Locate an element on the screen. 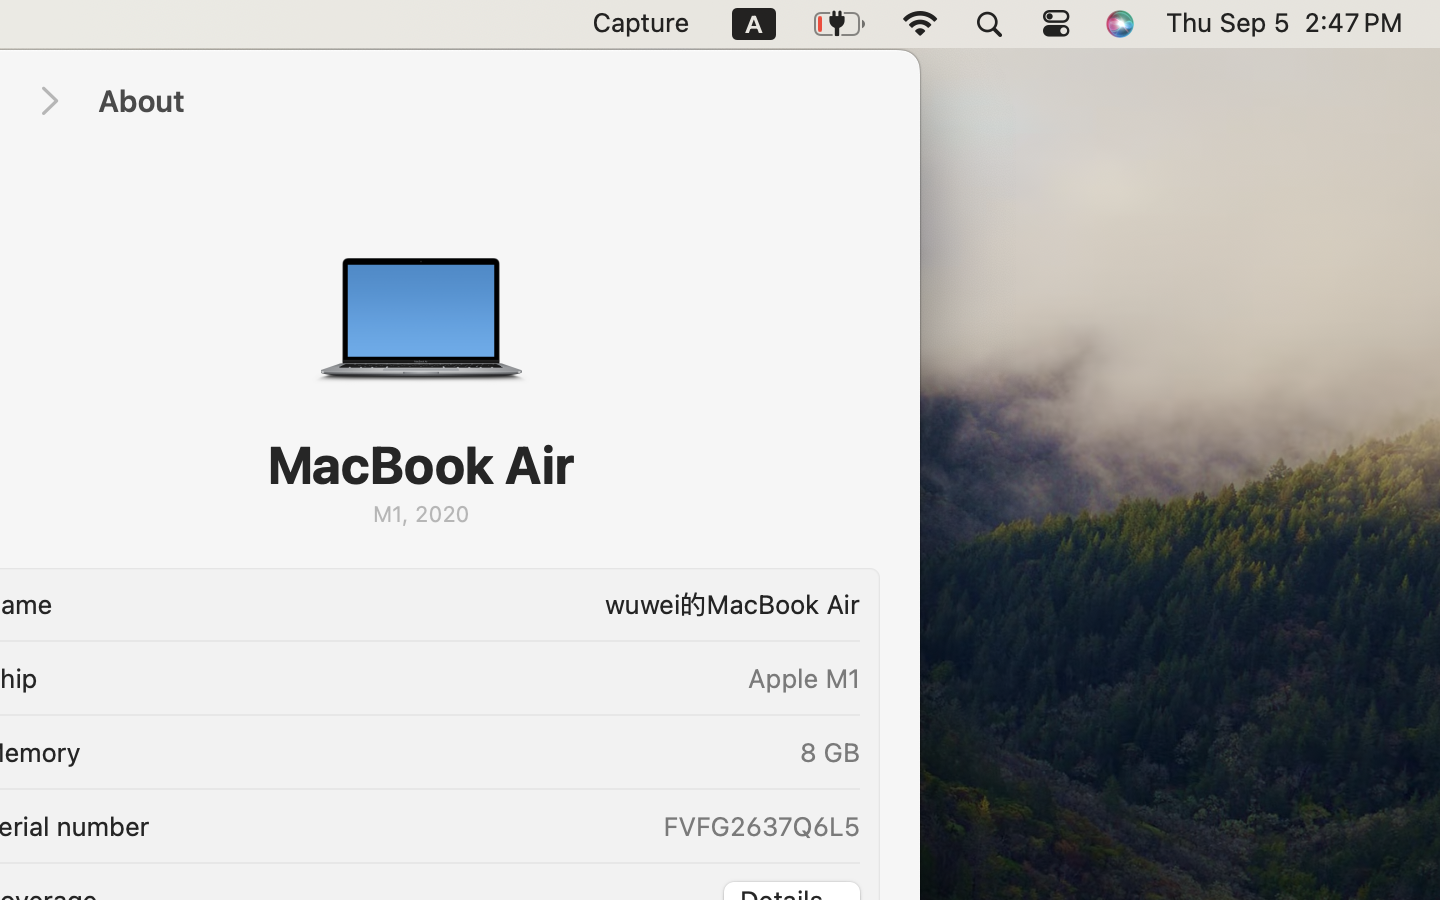 Image resolution: width=1440 pixels, height=900 pixels. '8 GB' is located at coordinates (830, 751).